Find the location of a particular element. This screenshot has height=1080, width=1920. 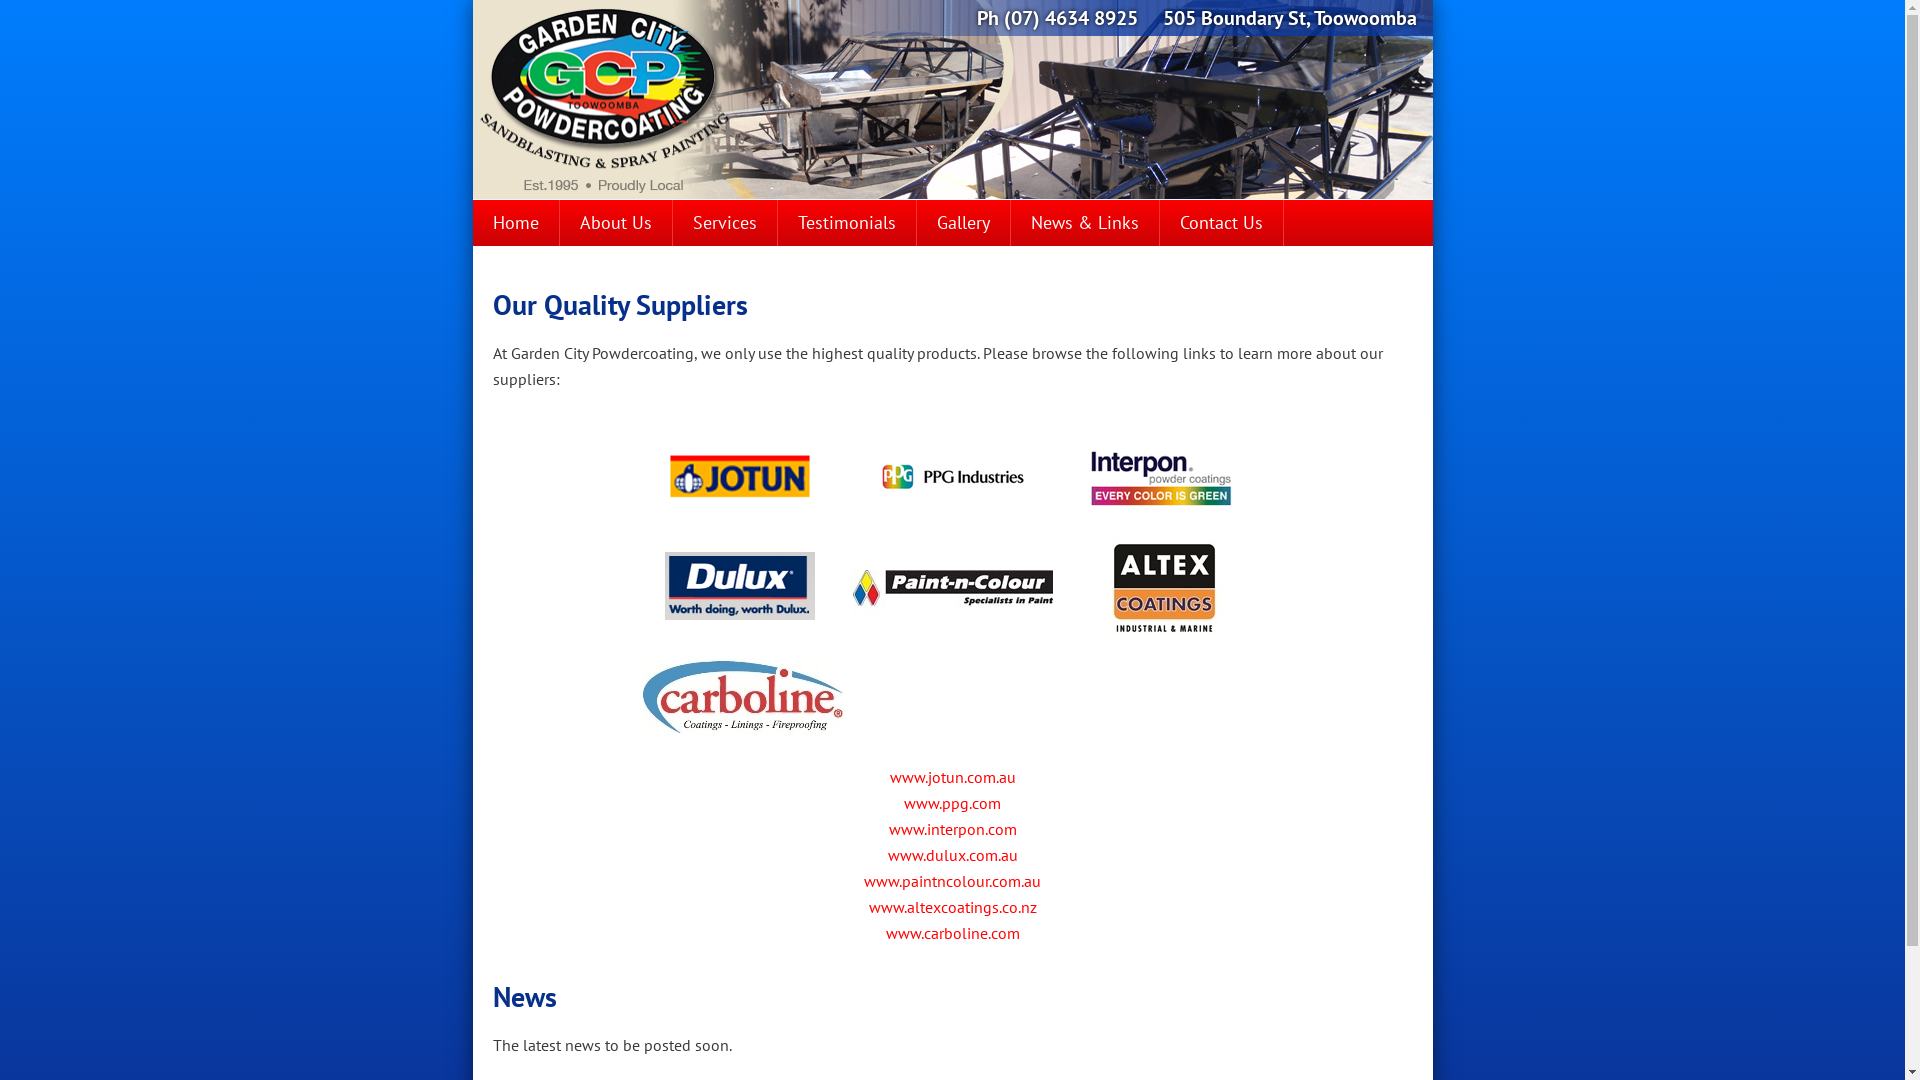

'Testimonials' is located at coordinates (846, 223).